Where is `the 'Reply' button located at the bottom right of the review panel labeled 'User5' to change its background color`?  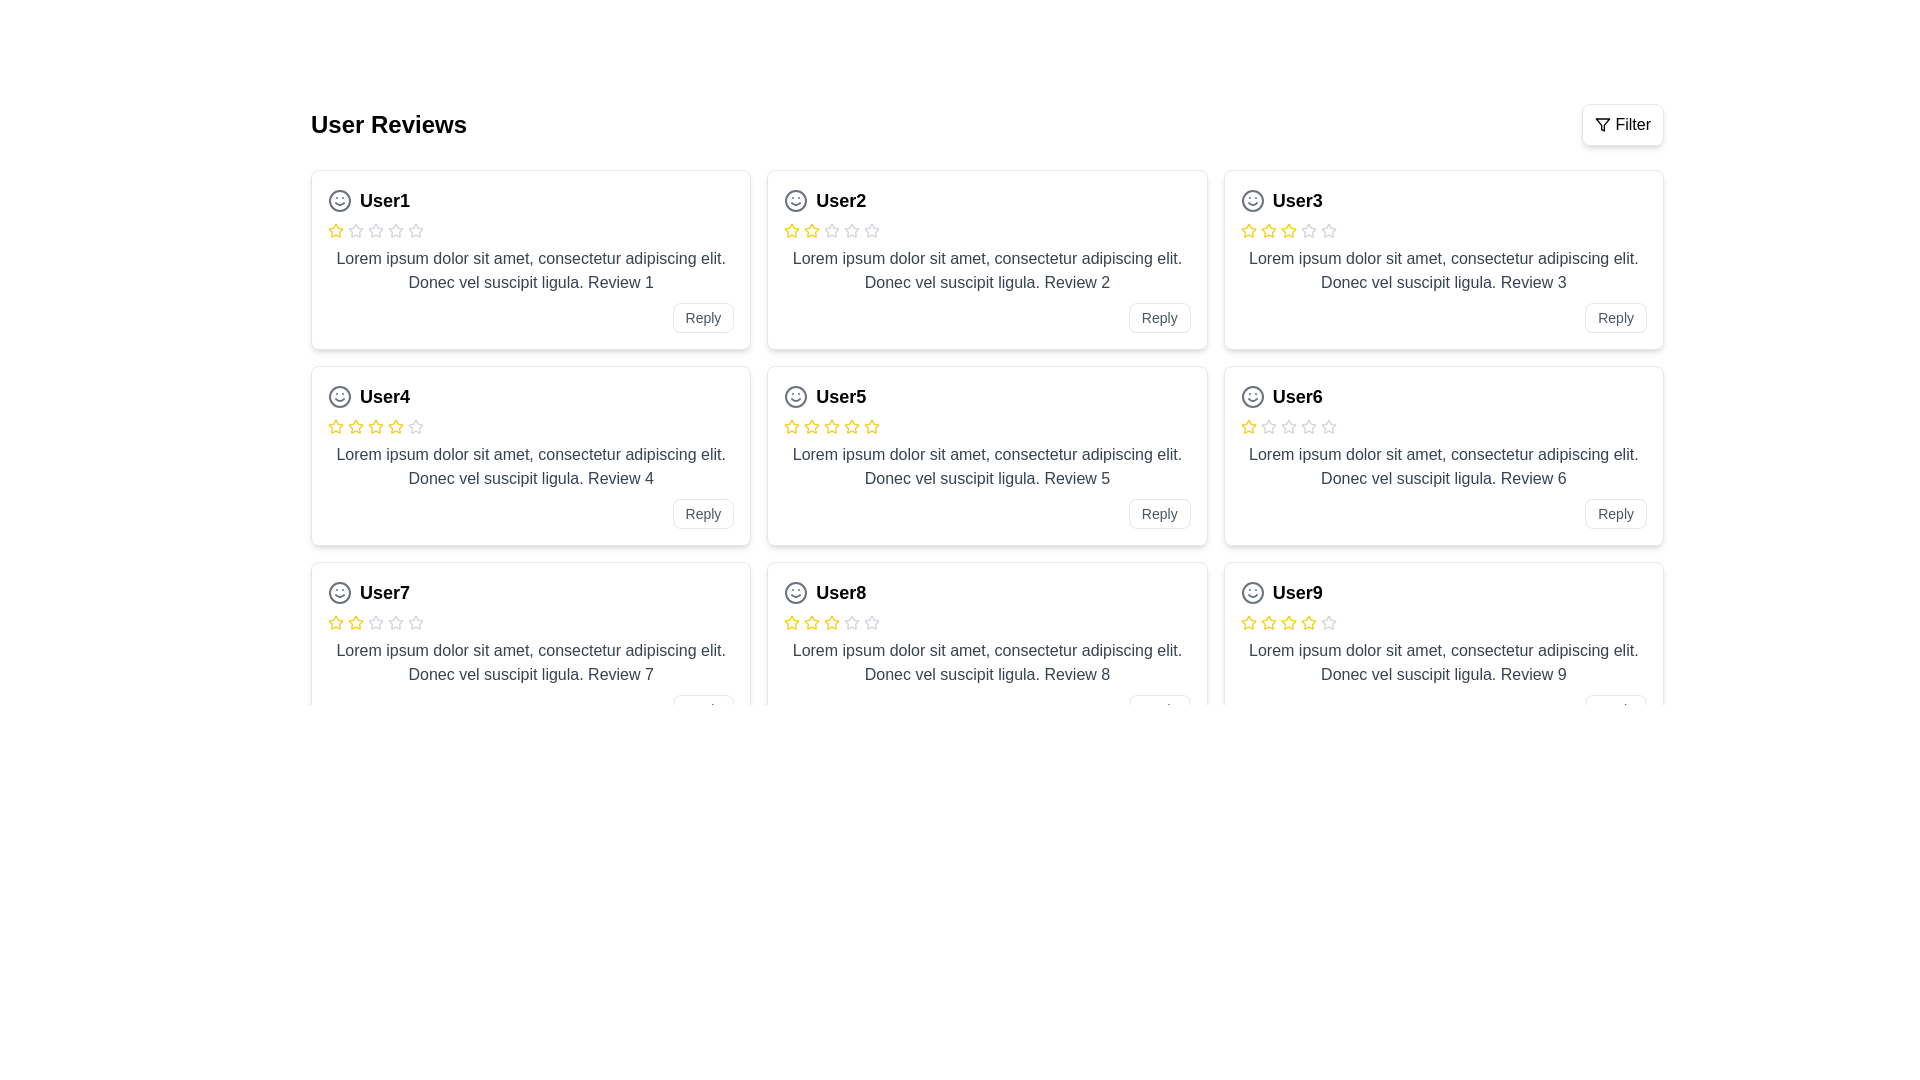
the 'Reply' button located at the bottom right of the review panel labeled 'User5' to change its background color is located at coordinates (1159, 512).